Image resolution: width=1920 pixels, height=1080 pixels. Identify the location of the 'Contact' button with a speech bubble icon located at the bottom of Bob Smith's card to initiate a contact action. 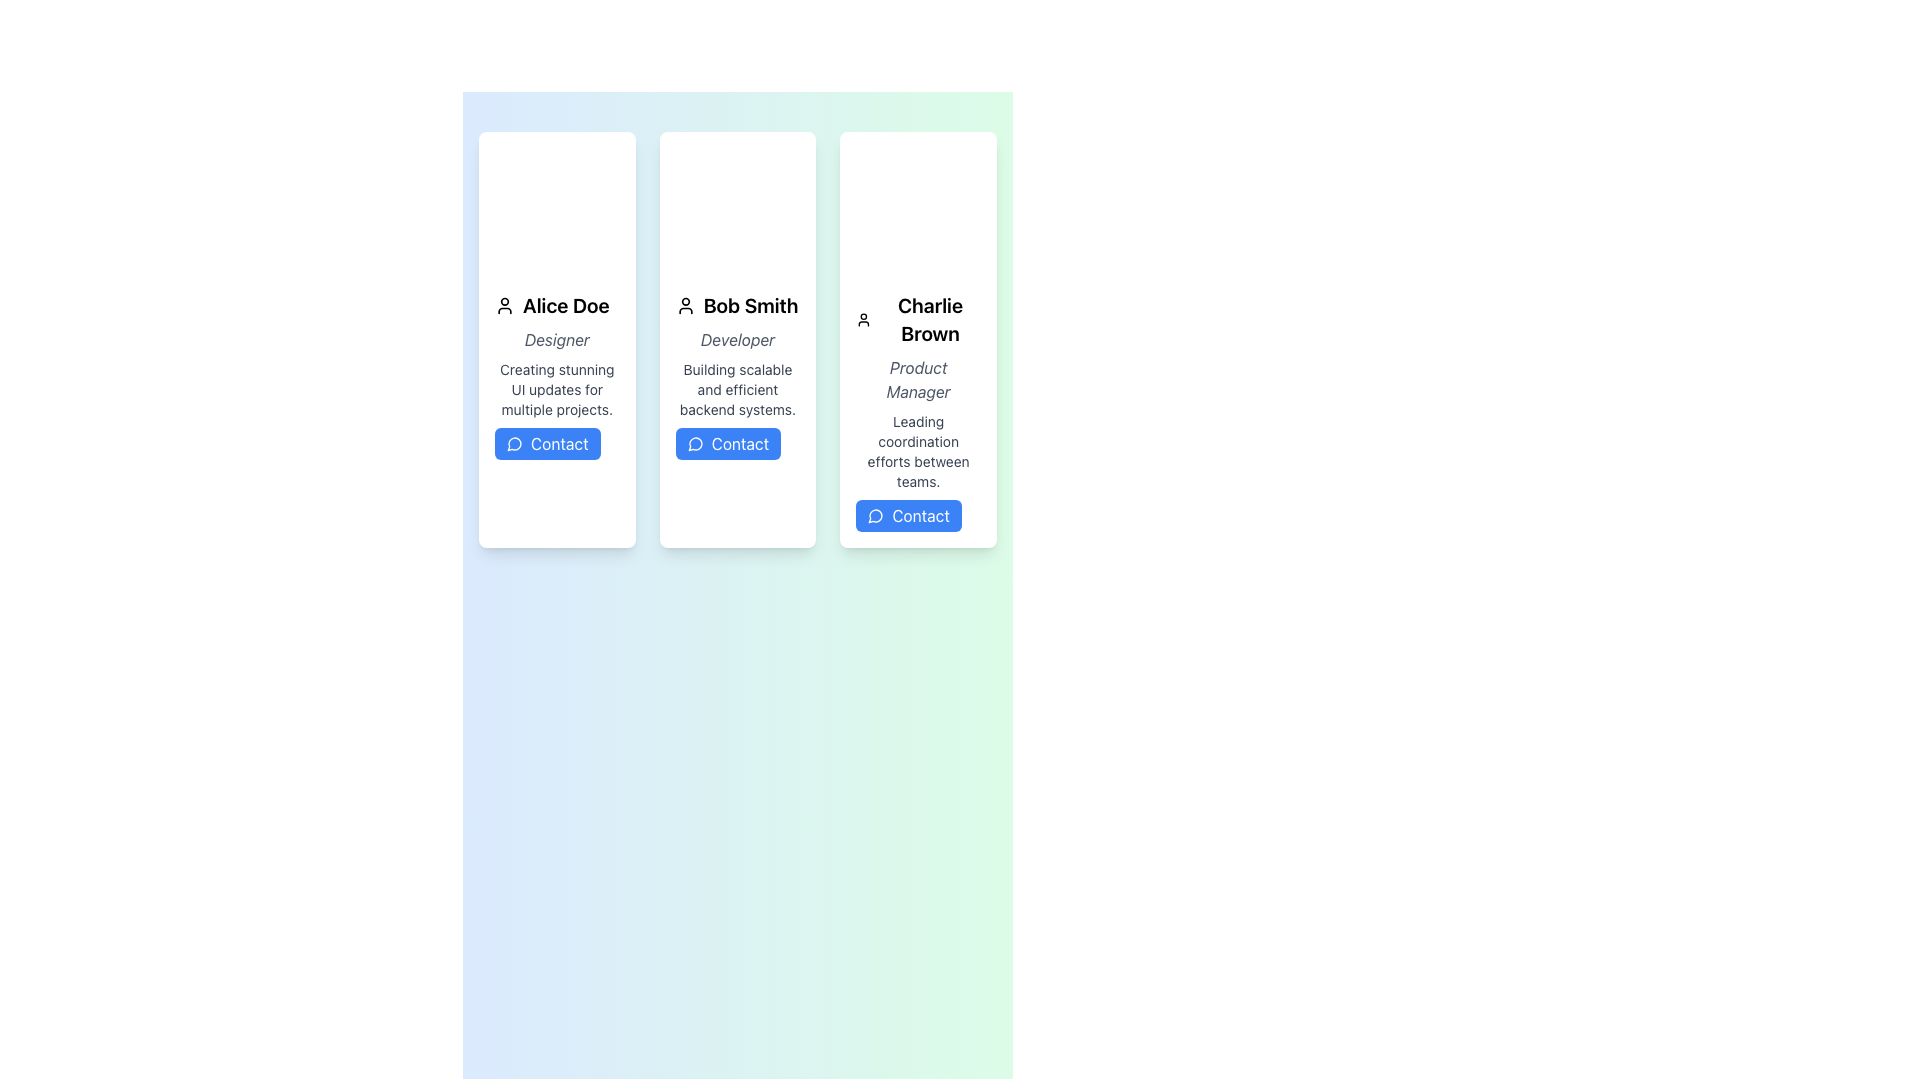
(727, 442).